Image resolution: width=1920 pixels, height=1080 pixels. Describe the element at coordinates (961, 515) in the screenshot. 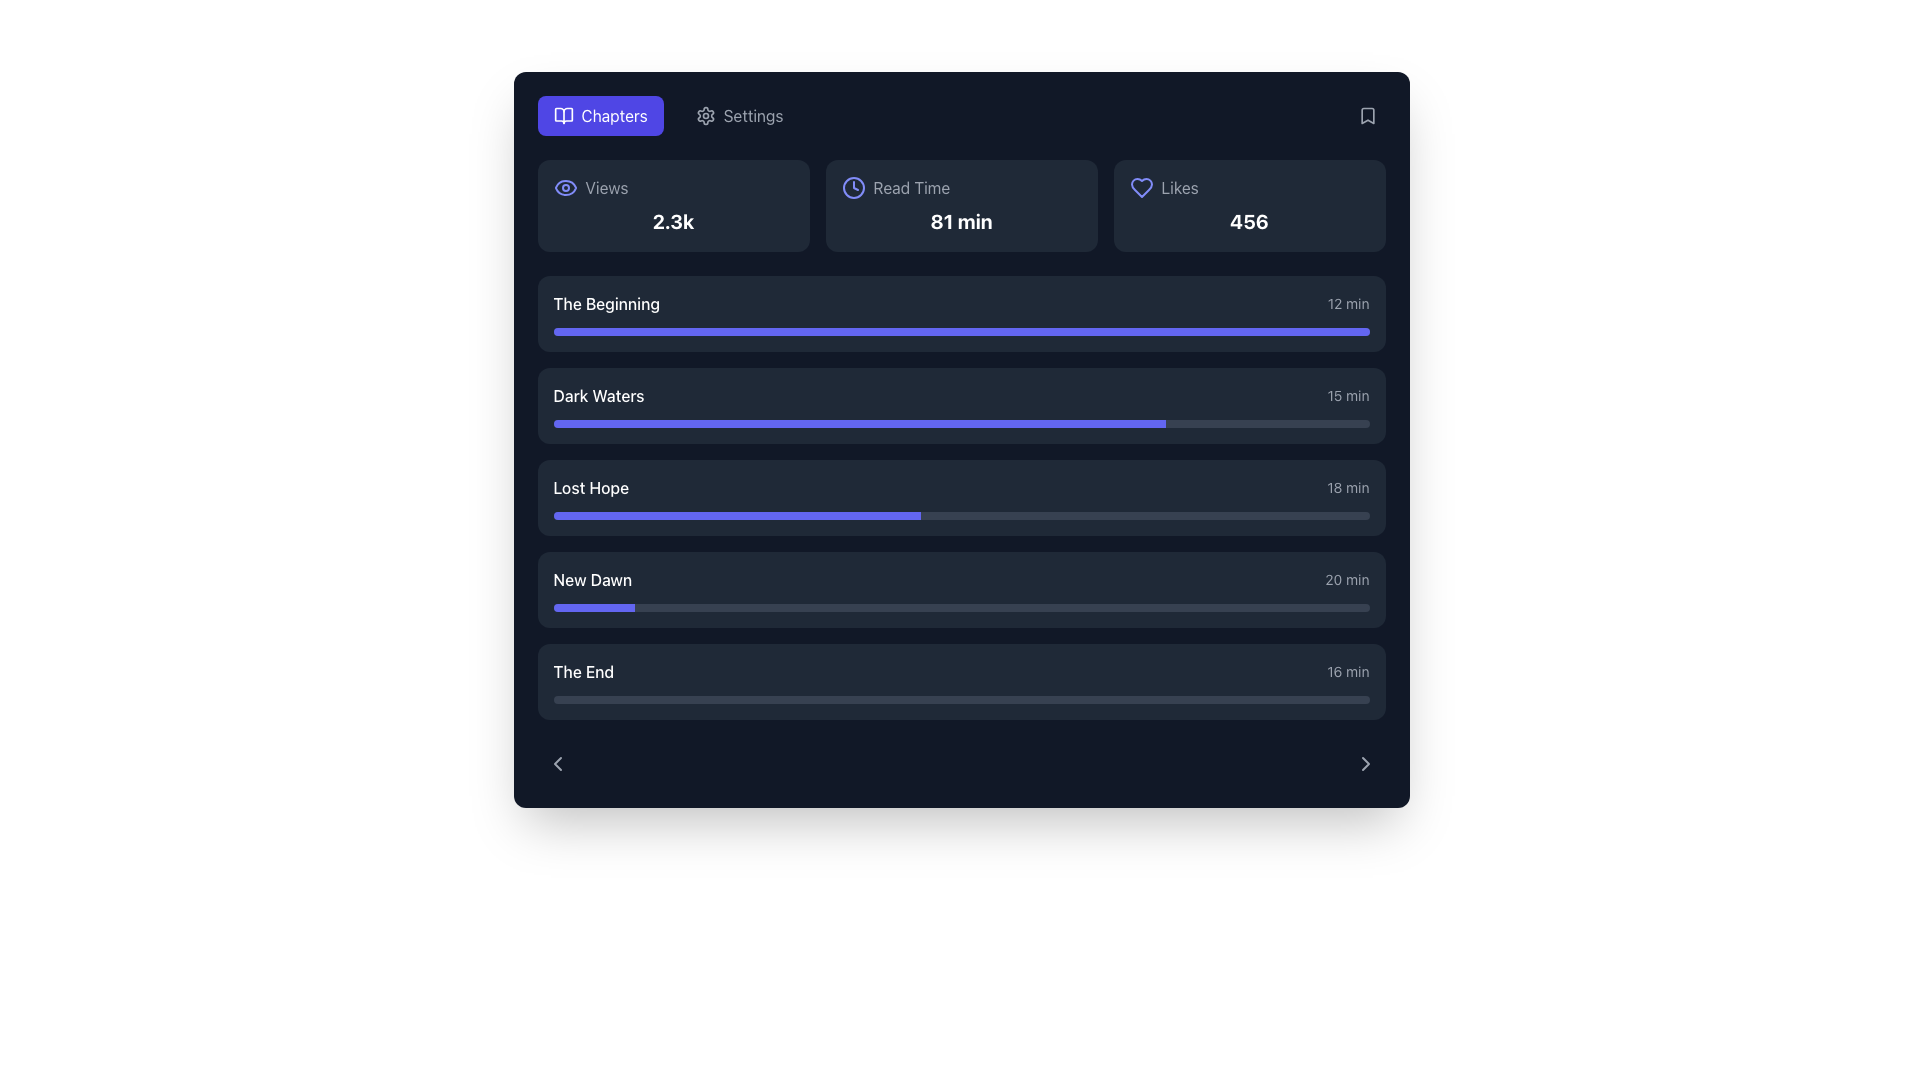

I see `the horizontal progress bar with a rounded shape and gradient-like appearance located below the text 'Lost Hope' and '18 min'` at that location.